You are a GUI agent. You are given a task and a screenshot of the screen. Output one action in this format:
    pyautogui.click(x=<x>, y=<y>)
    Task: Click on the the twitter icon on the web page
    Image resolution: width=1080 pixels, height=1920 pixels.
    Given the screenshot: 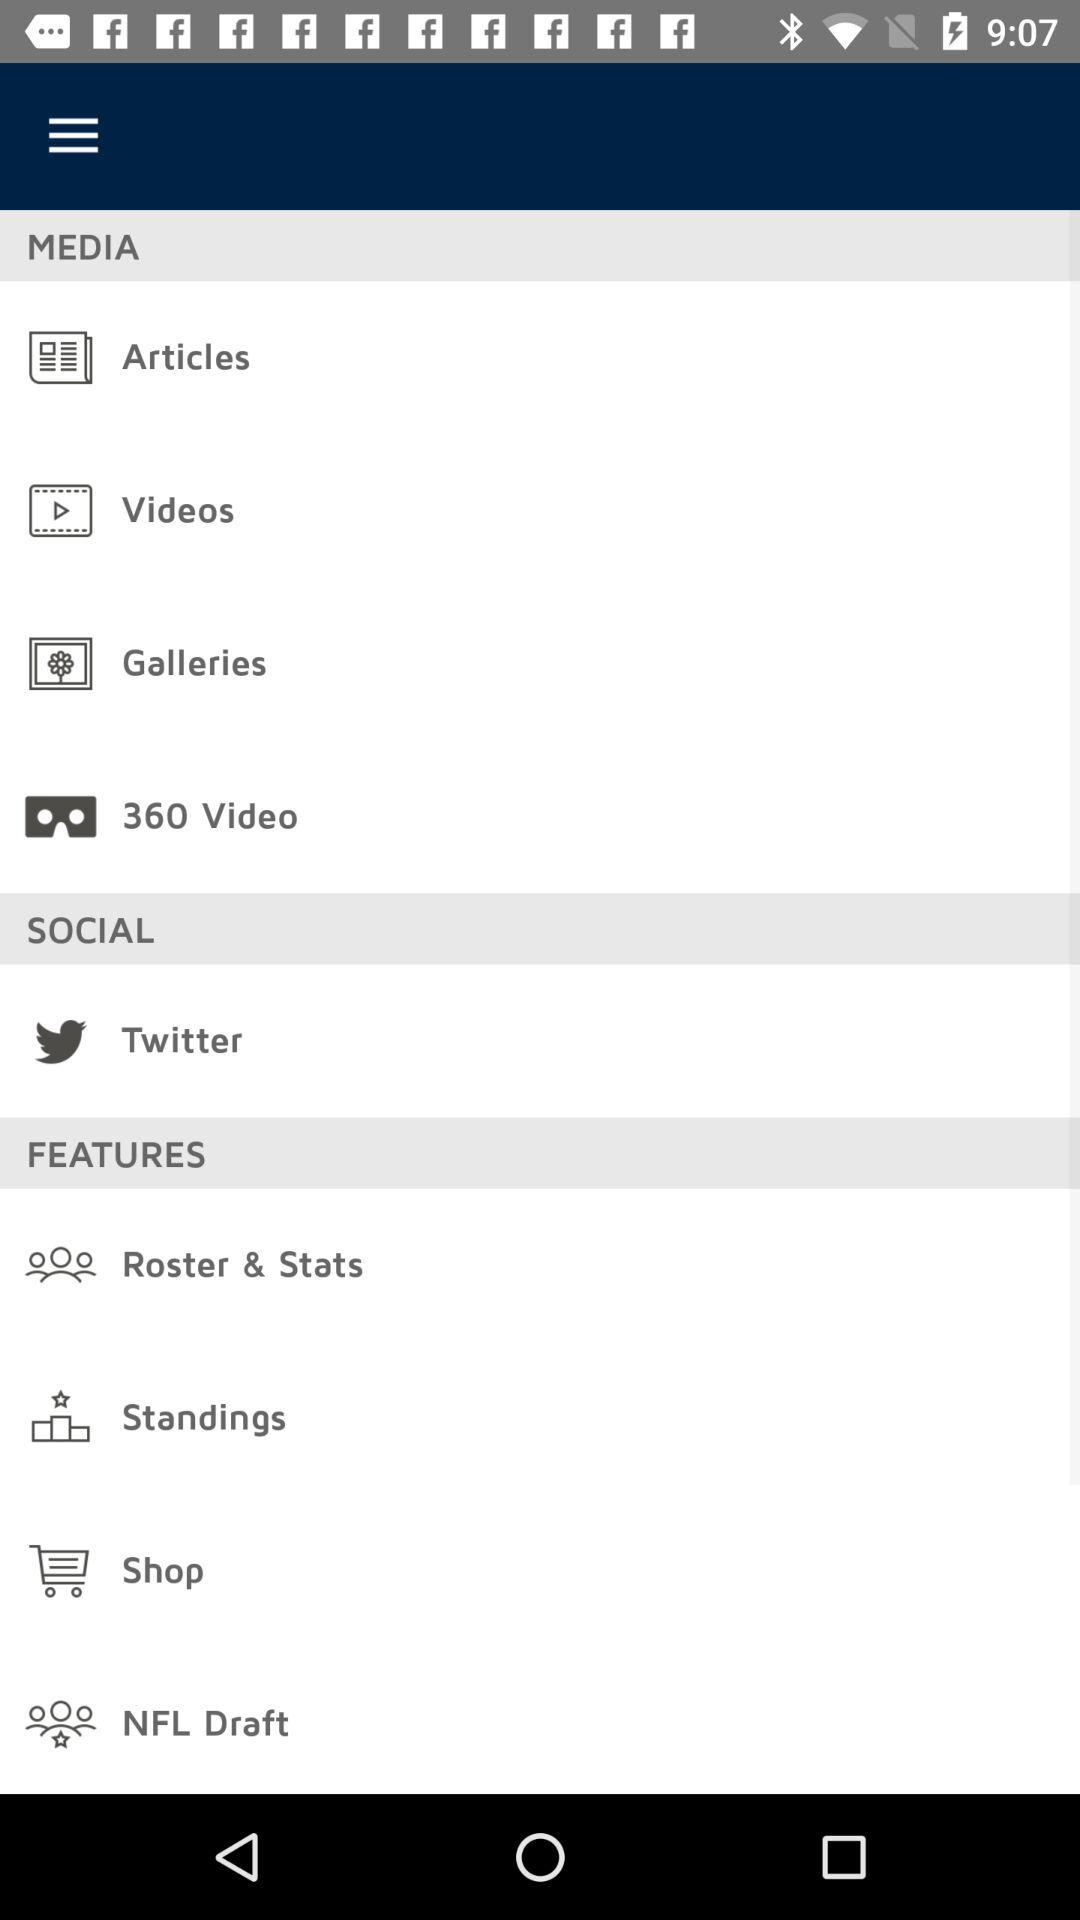 What is the action you would take?
    pyautogui.click(x=60, y=1040)
    